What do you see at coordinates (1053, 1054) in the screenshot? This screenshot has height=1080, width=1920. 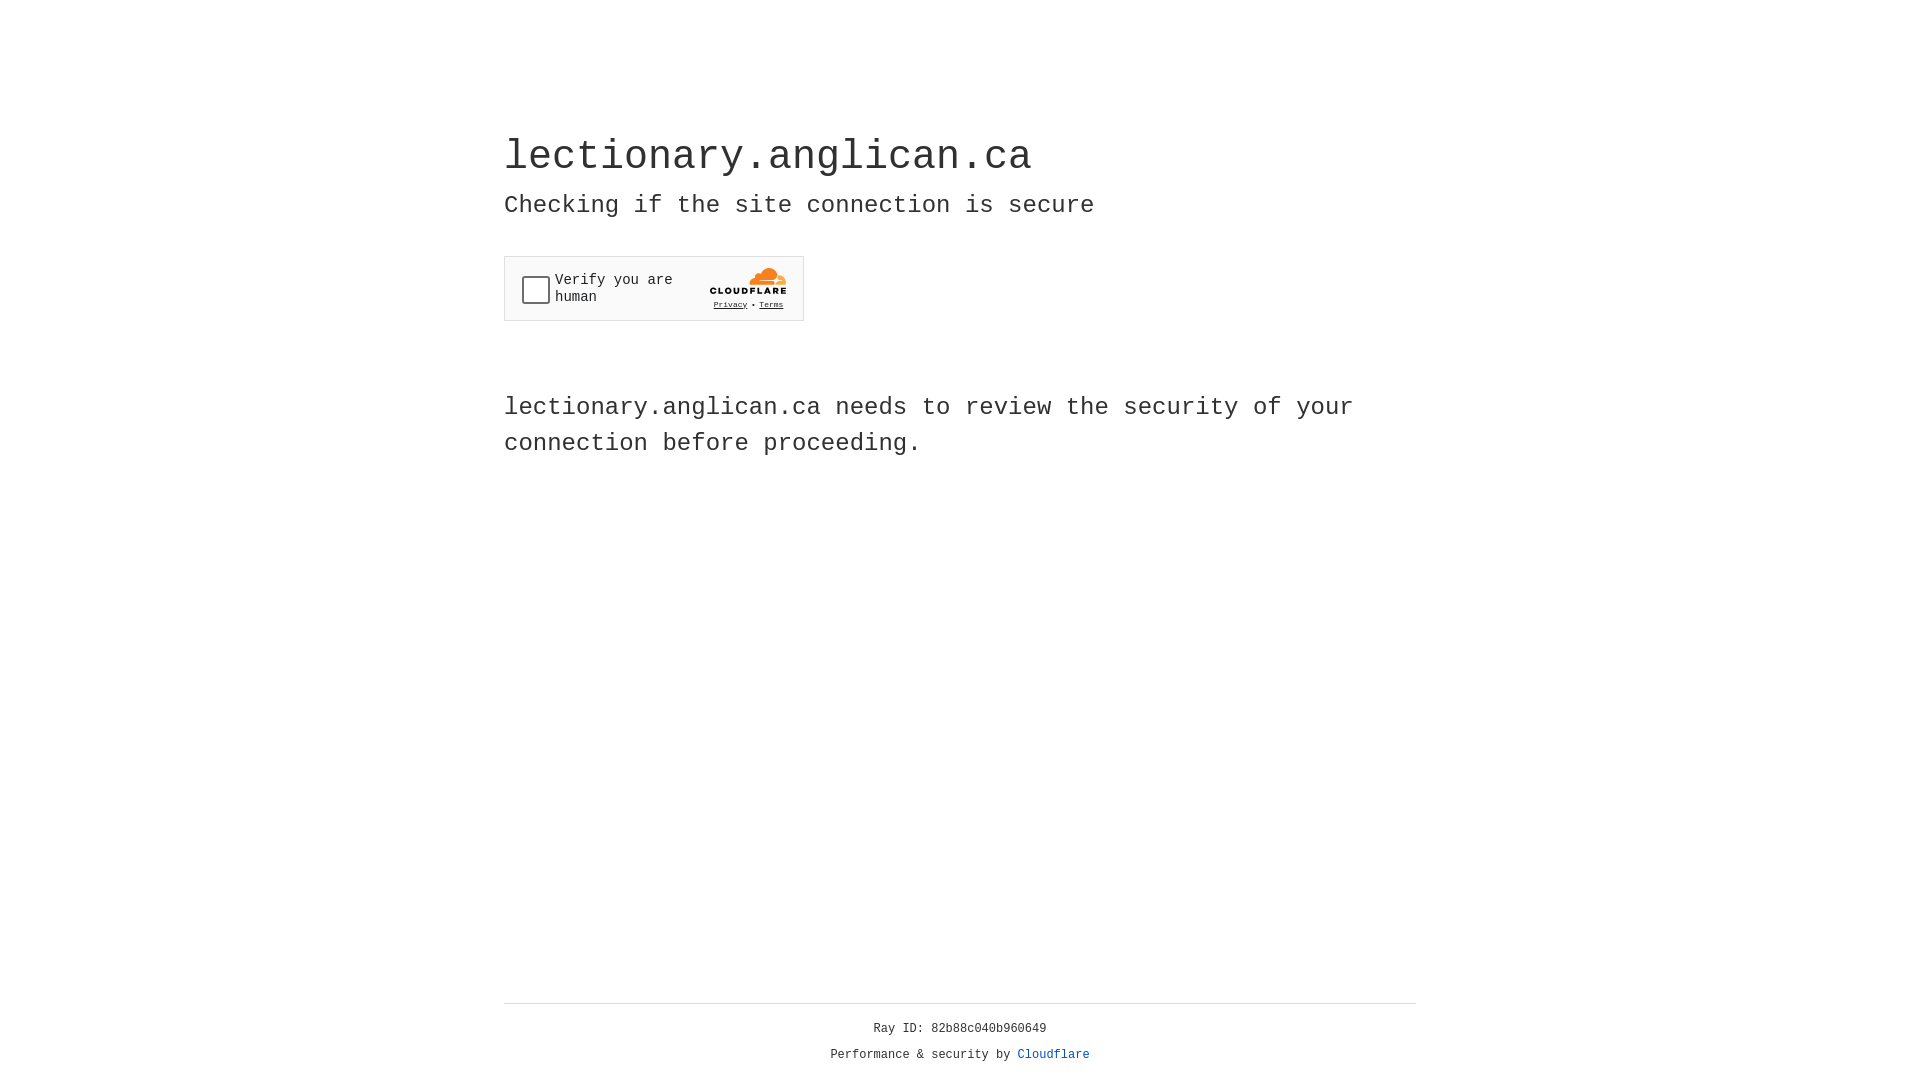 I see `'Cloudflare'` at bounding box center [1053, 1054].